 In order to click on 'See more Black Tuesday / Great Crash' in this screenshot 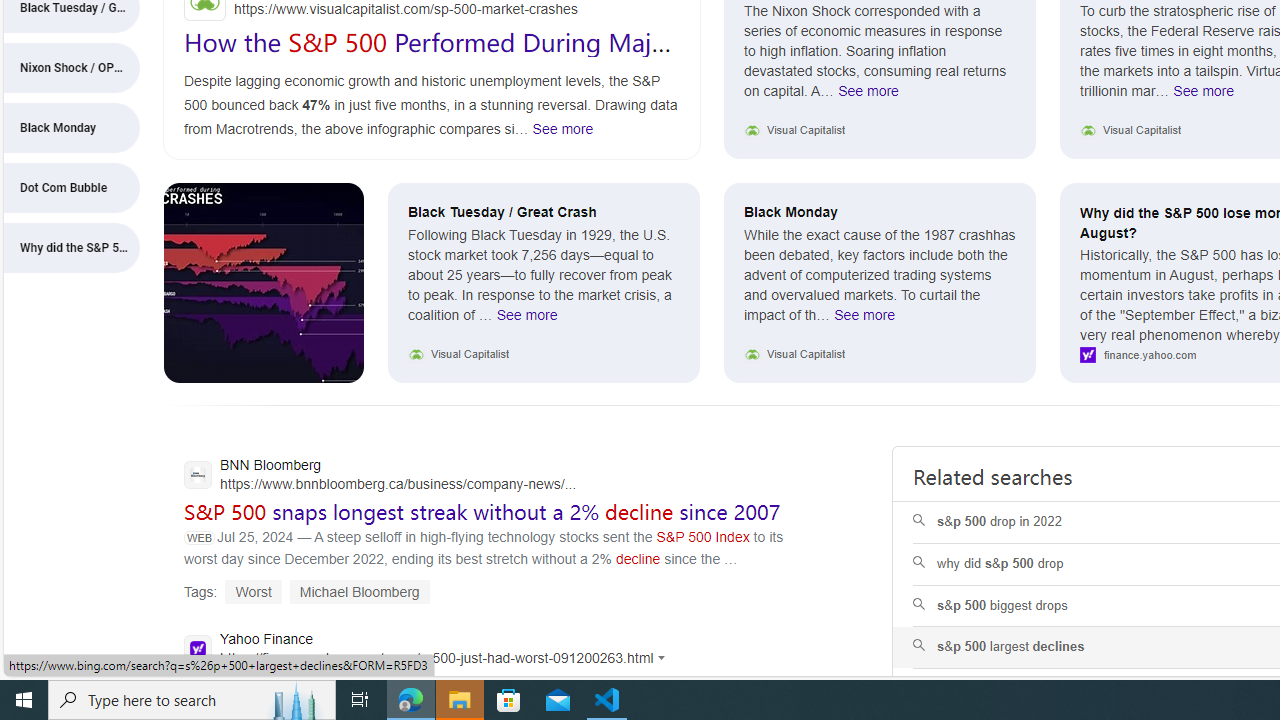, I will do `click(527, 319)`.